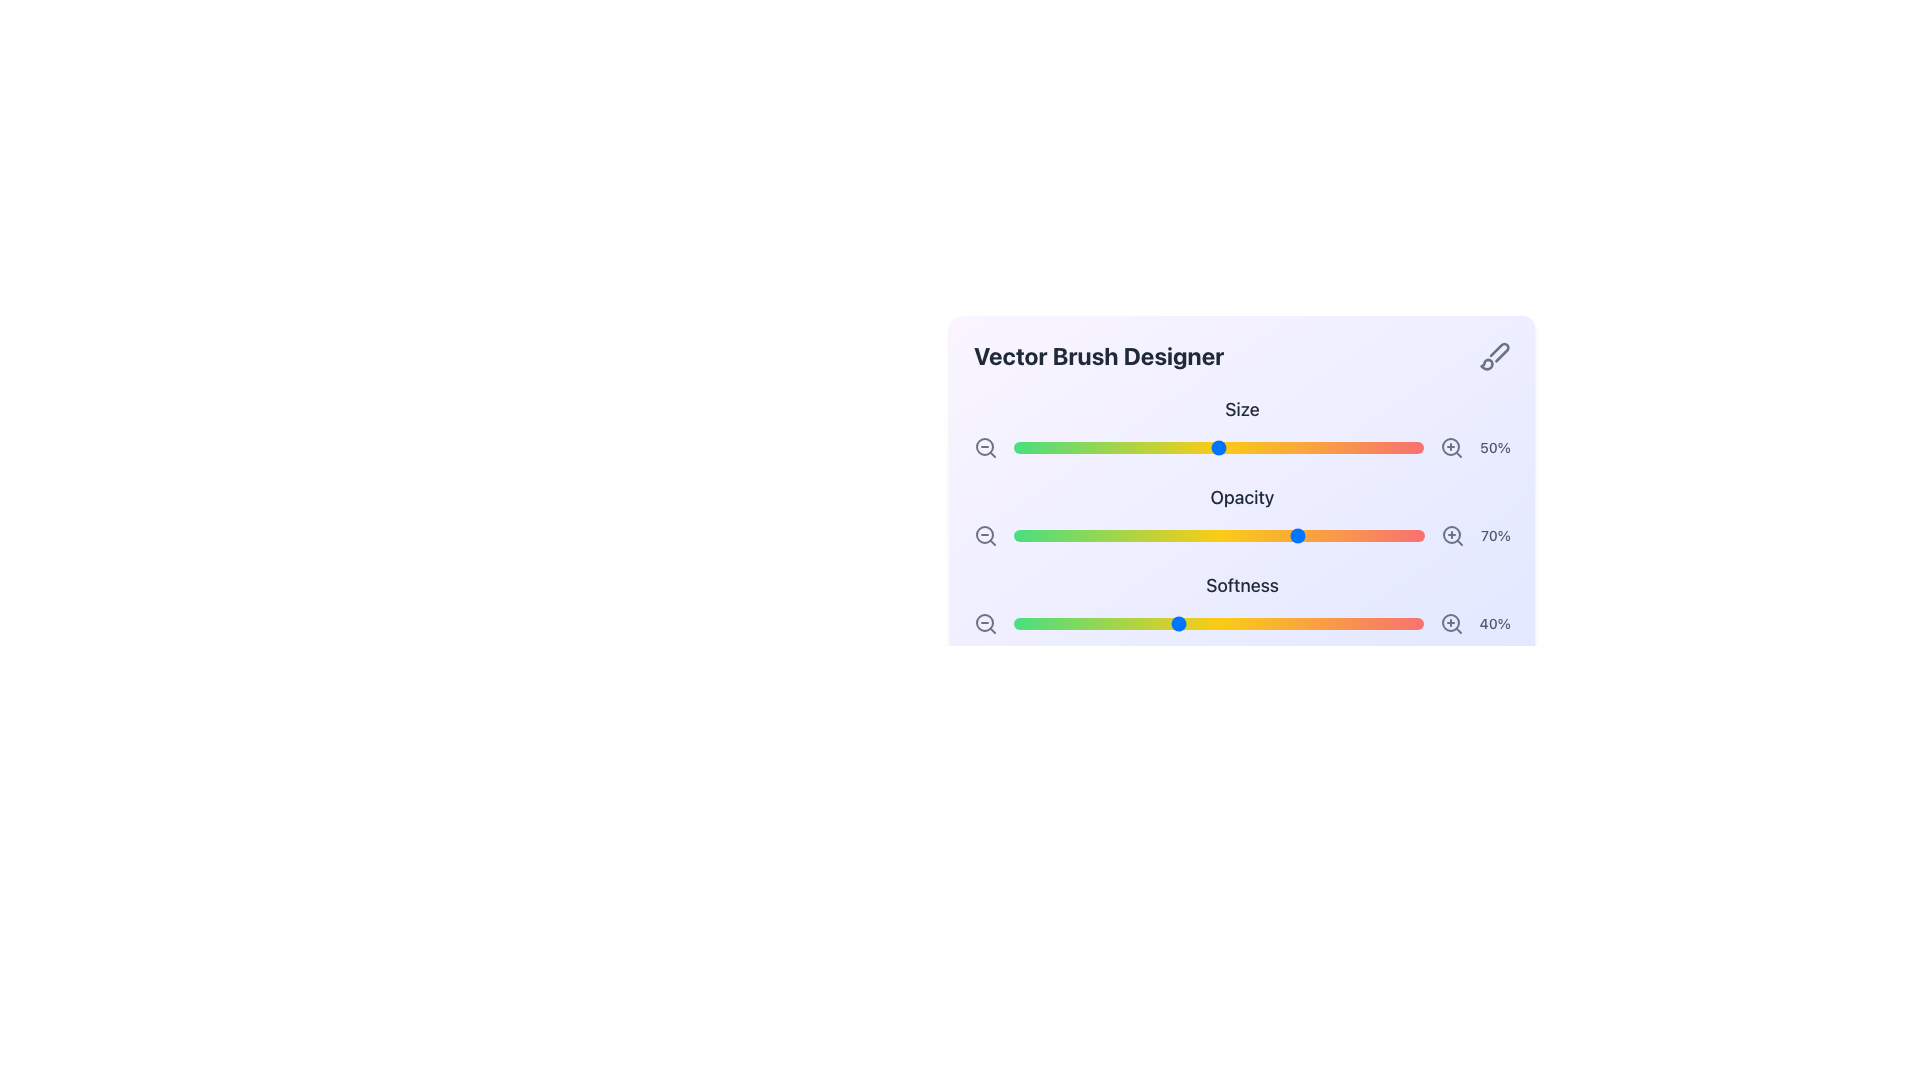 This screenshot has width=1920, height=1080. Describe the element at coordinates (1132, 446) in the screenshot. I see `the size` at that location.